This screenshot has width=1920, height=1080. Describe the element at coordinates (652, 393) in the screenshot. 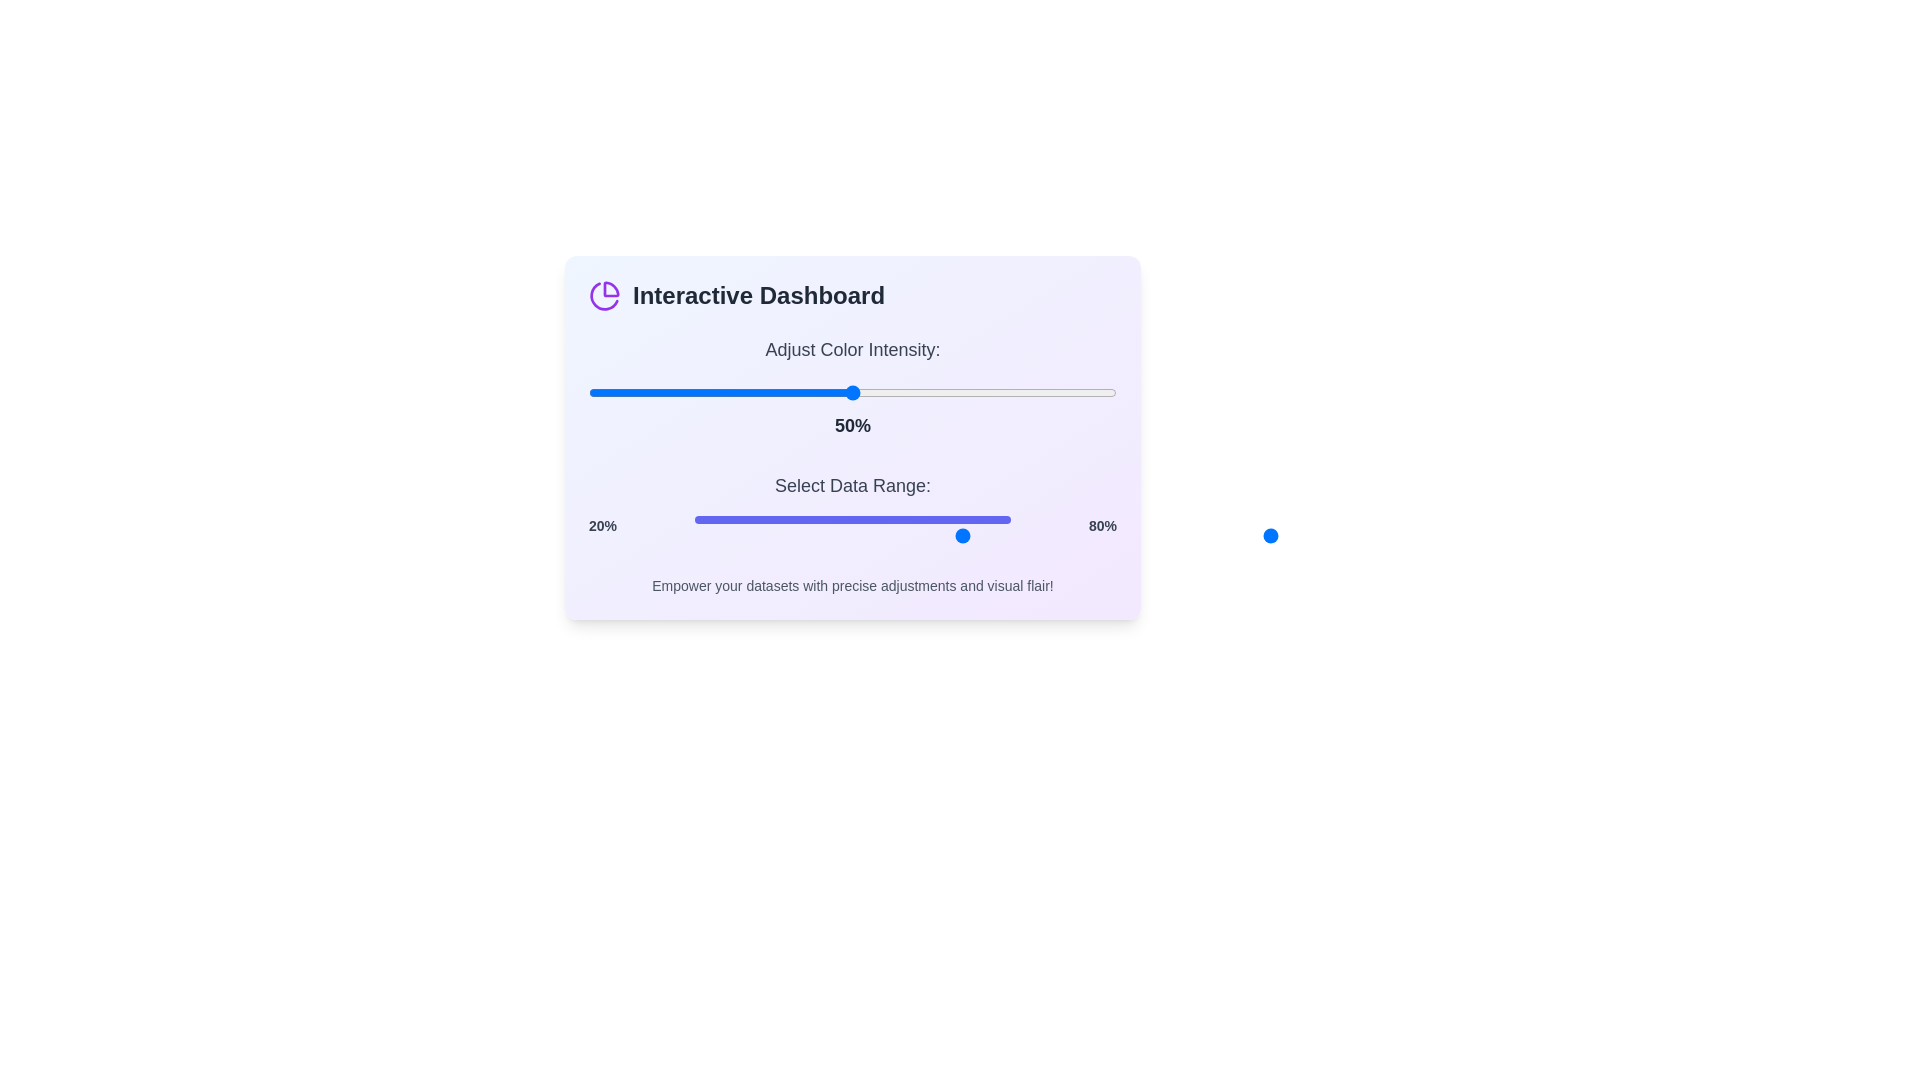

I see `the color intensity` at that location.